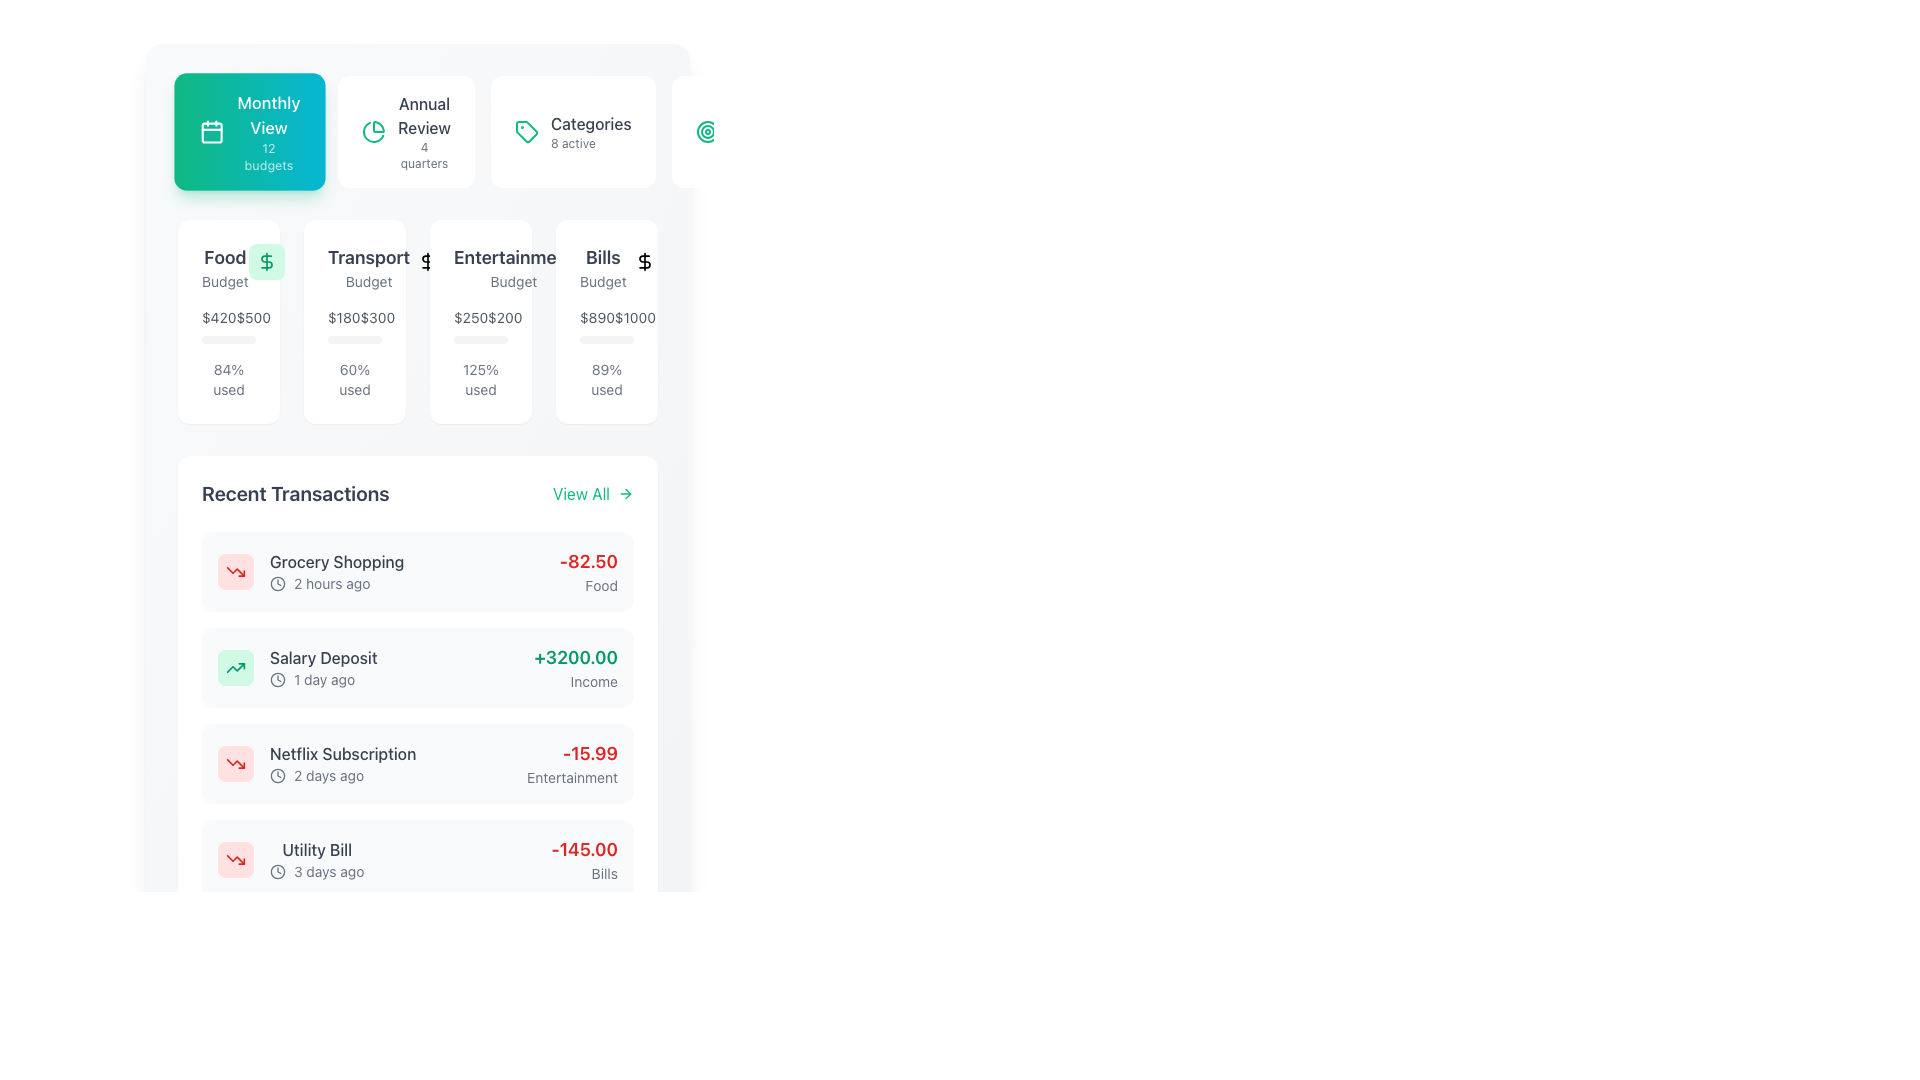 The image size is (1920, 1080). What do you see at coordinates (379, 127) in the screenshot?
I see `the top-right curved segment of the pie chart icon, which is visually represented as a modern, minimalistic curved graphical segment` at bounding box center [379, 127].